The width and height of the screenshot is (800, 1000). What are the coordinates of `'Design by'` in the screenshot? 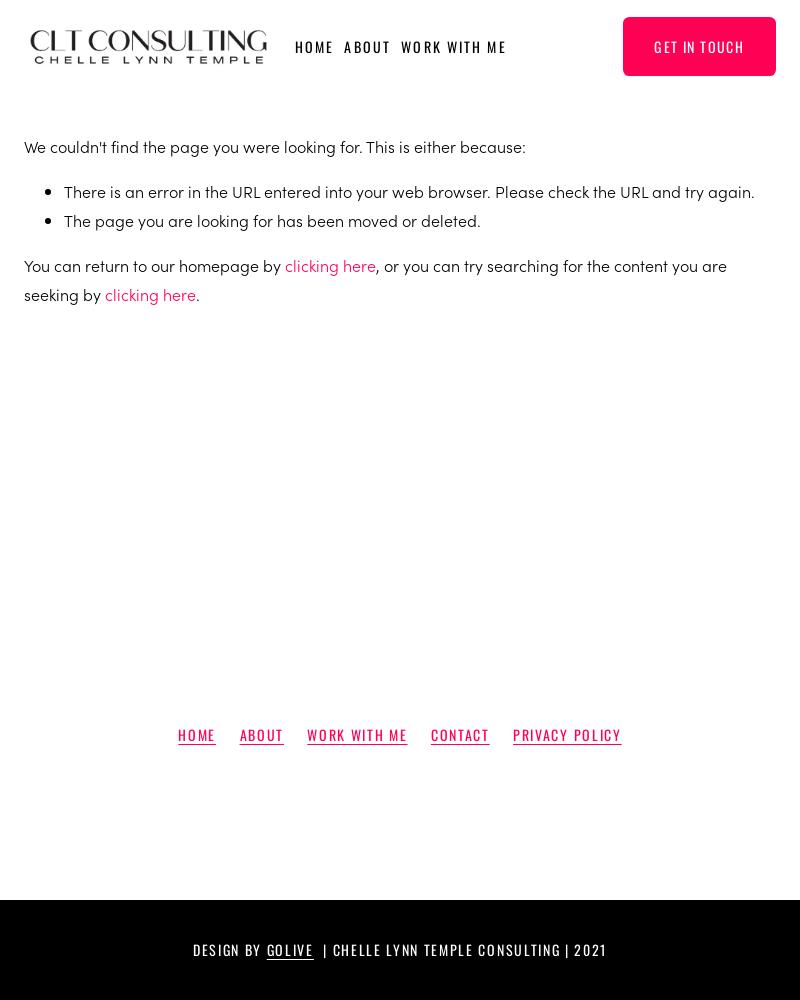 It's located at (187, 947).